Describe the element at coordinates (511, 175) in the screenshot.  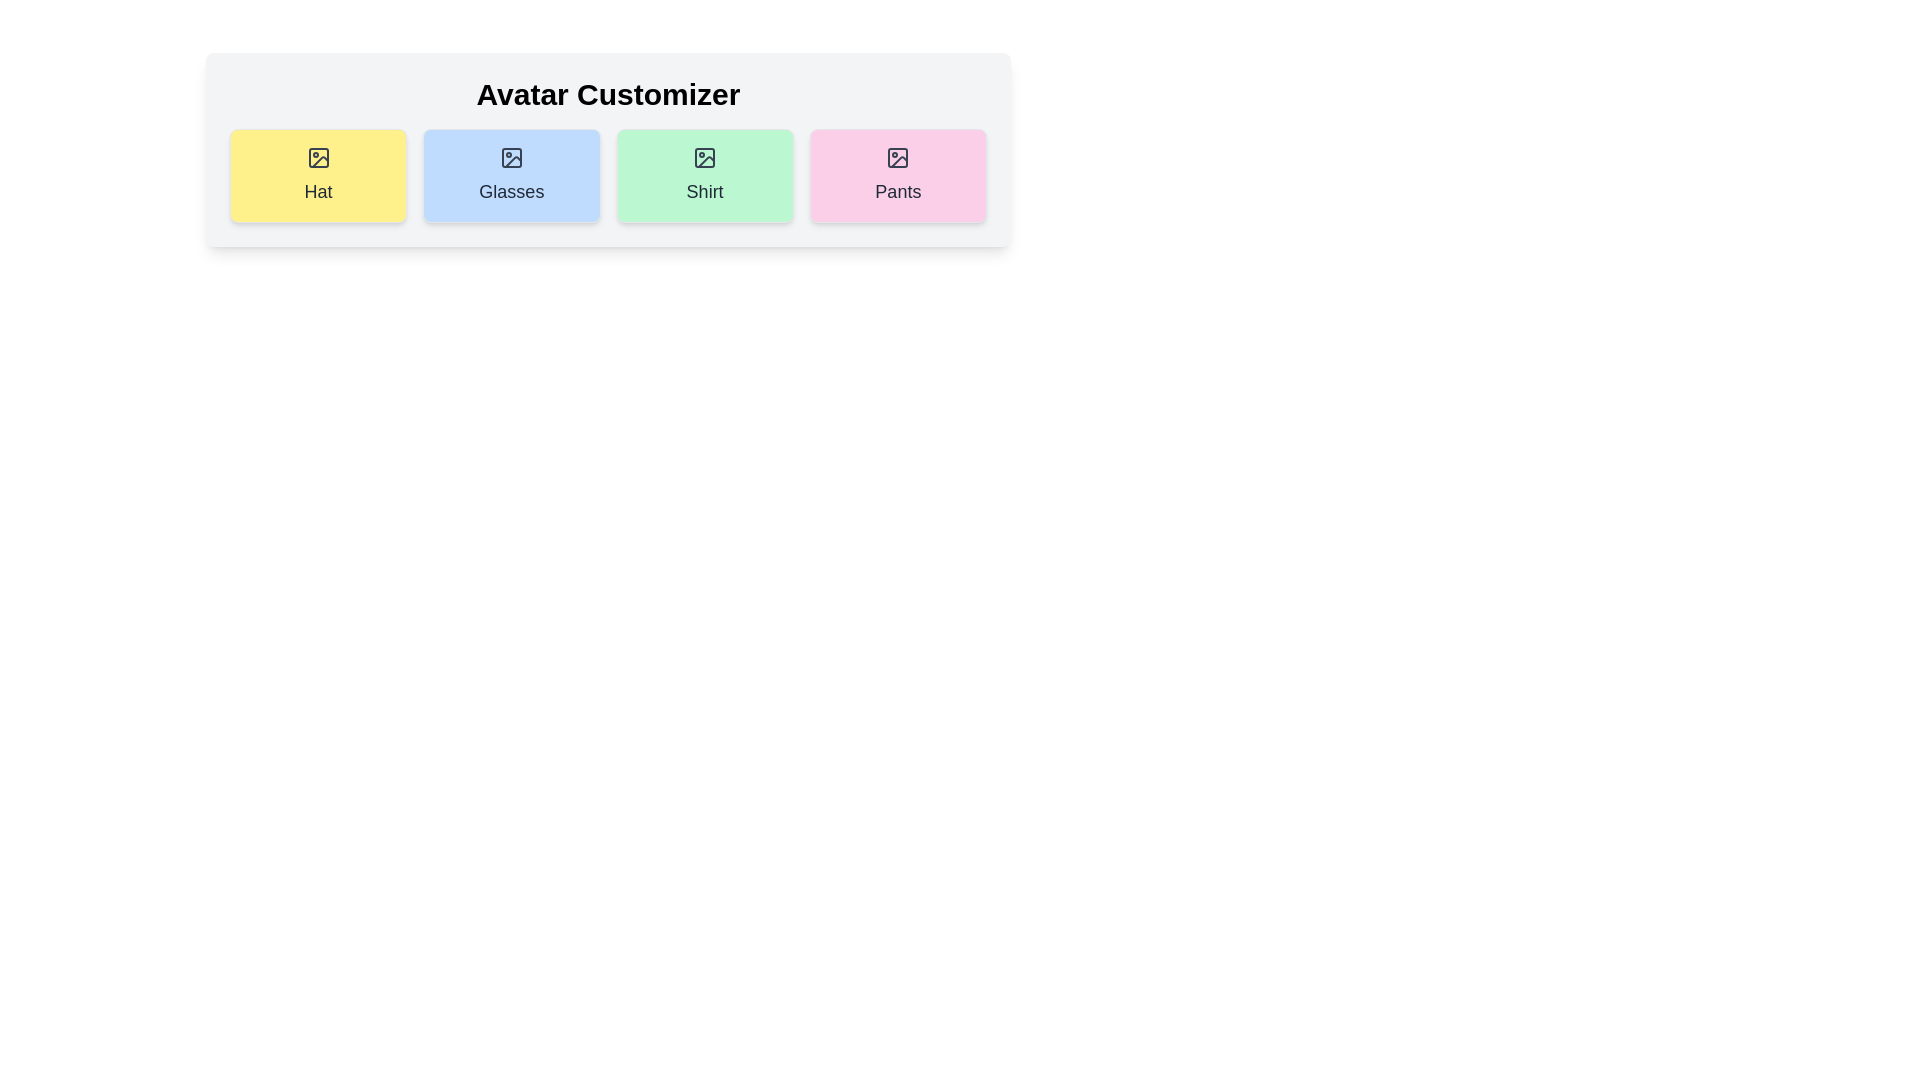
I see `the 'Glasses' selection button located as the second tile from the left` at that location.